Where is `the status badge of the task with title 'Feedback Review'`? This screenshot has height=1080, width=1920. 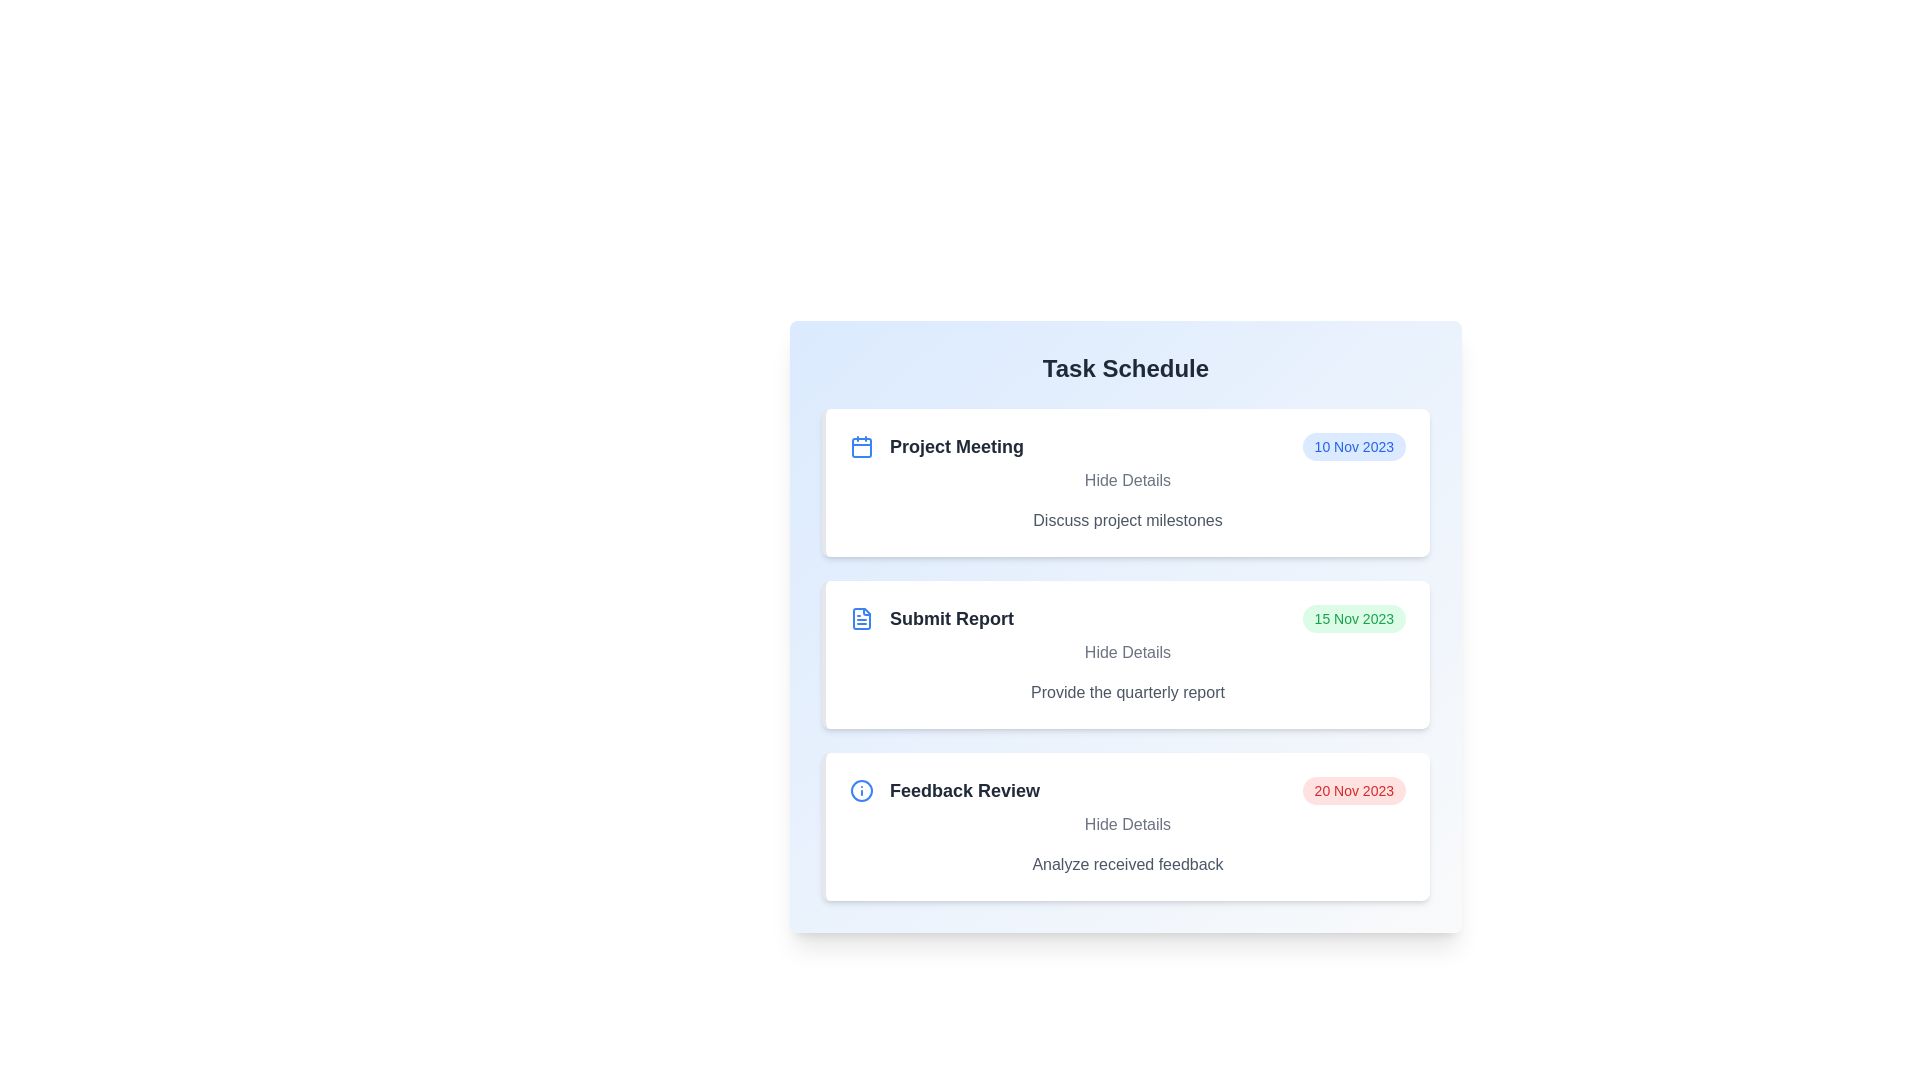
the status badge of the task with title 'Feedback Review' is located at coordinates (1354, 789).